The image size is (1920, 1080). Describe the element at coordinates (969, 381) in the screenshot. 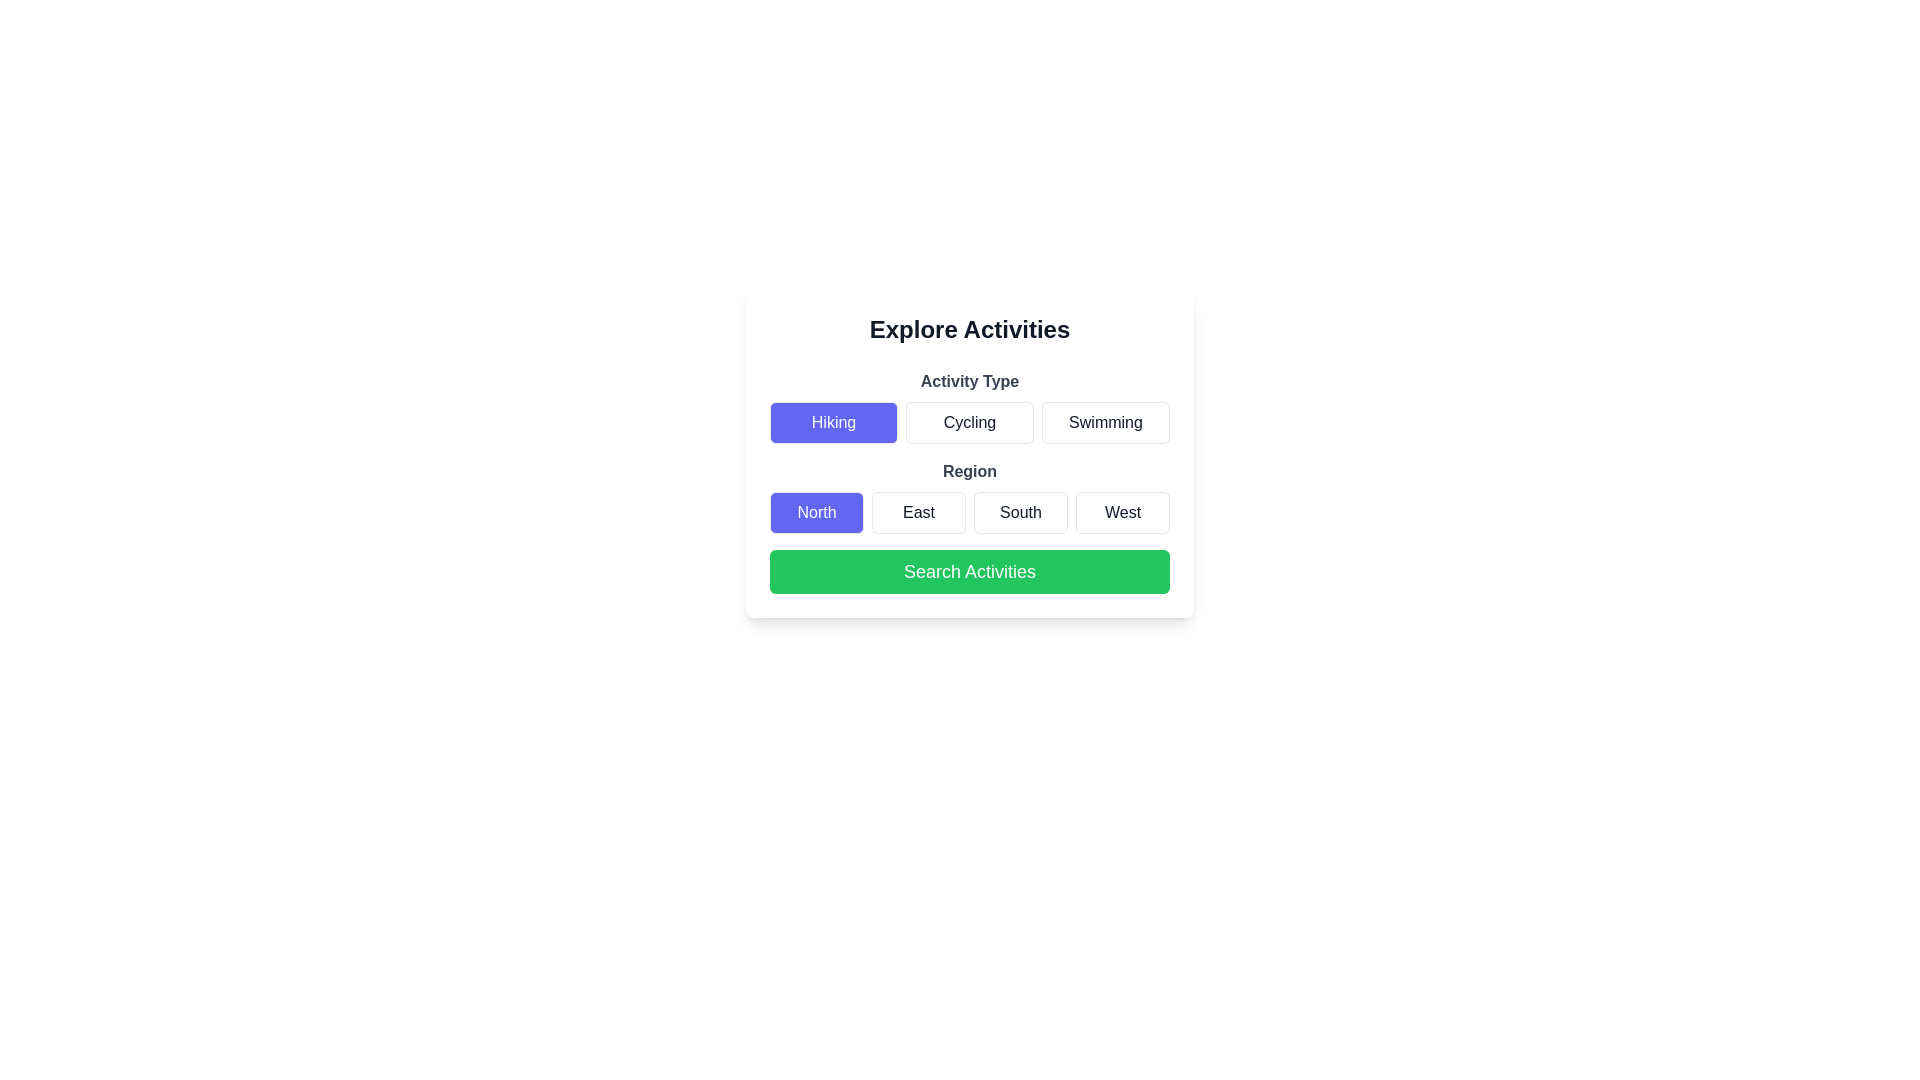

I see `the text label reading 'Activity Type', which is a semi-bold gray font positioned above the activity selection options (Hiking, Cycling, Swimming)` at that location.